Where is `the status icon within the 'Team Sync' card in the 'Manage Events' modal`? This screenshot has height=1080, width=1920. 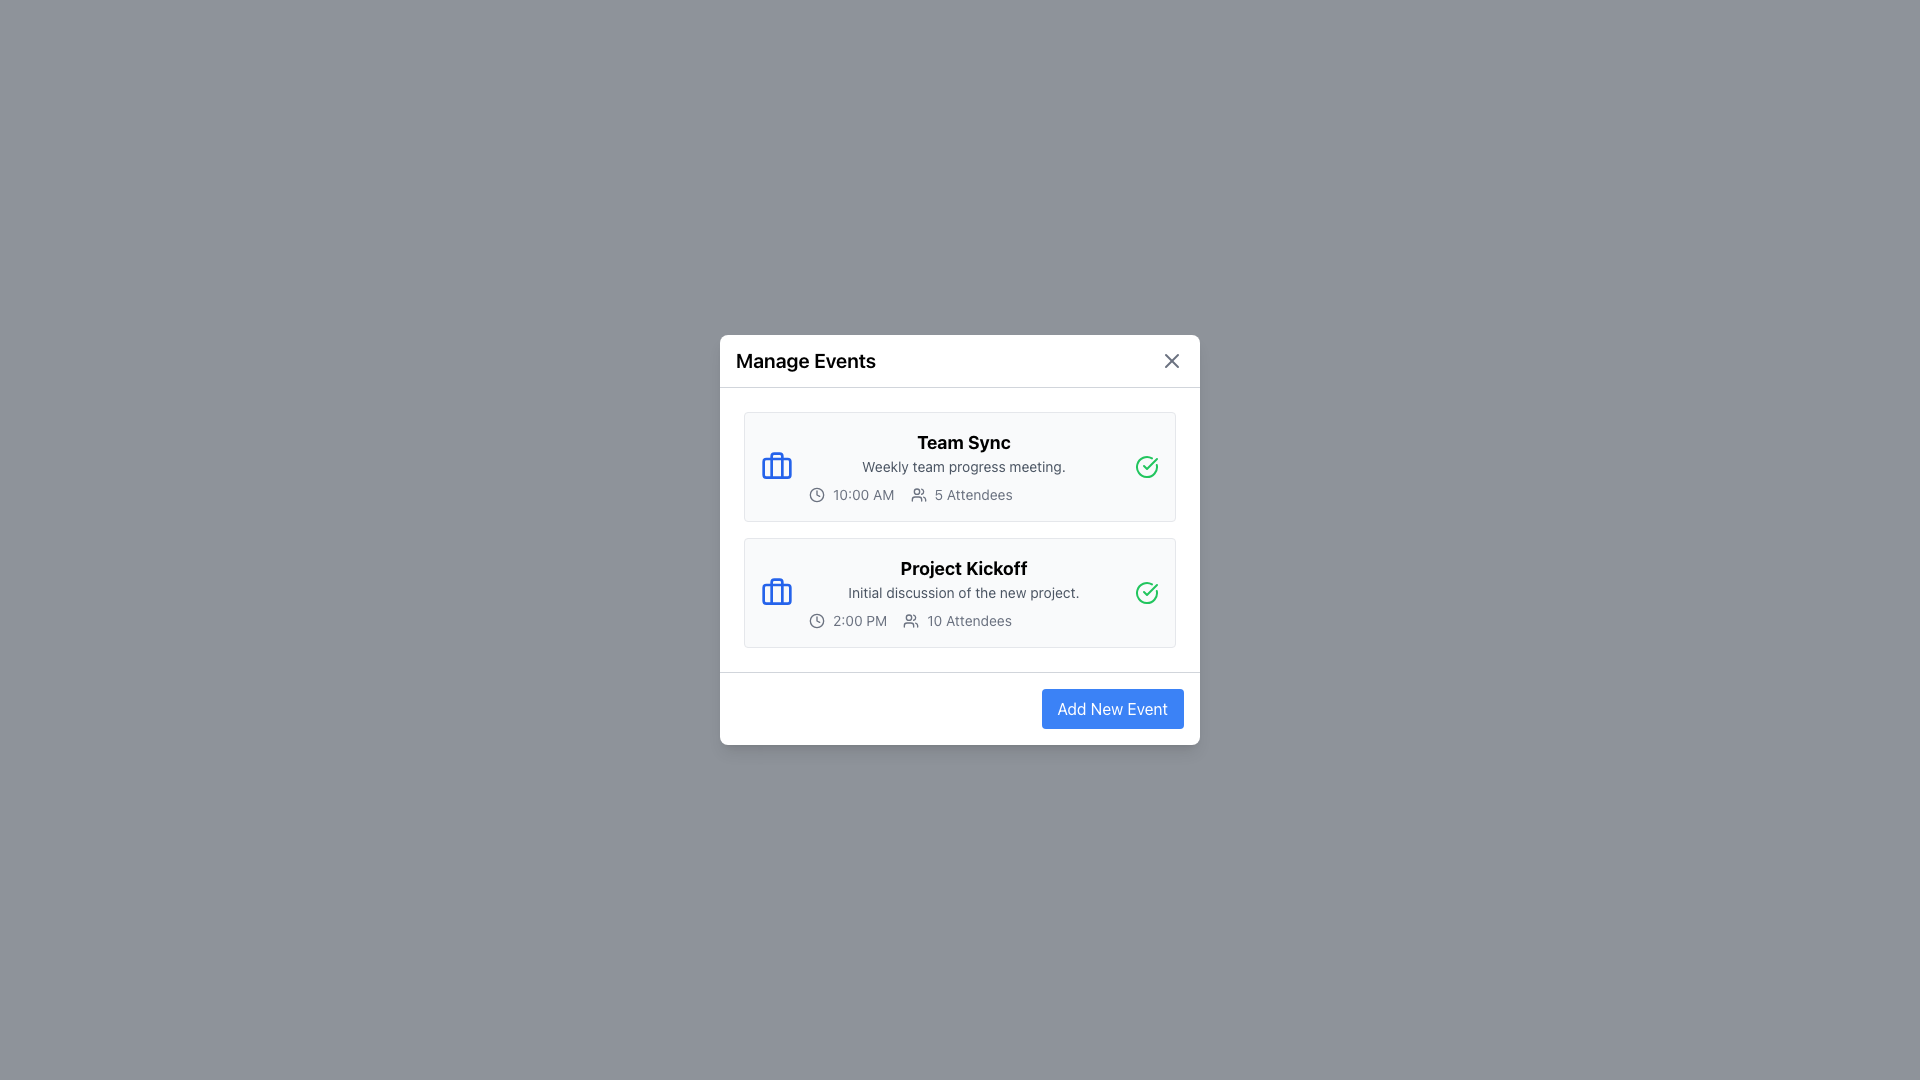
the status icon within the 'Team Sync' card in the 'Manage Events' modal is located at coordinates (1147, 466).